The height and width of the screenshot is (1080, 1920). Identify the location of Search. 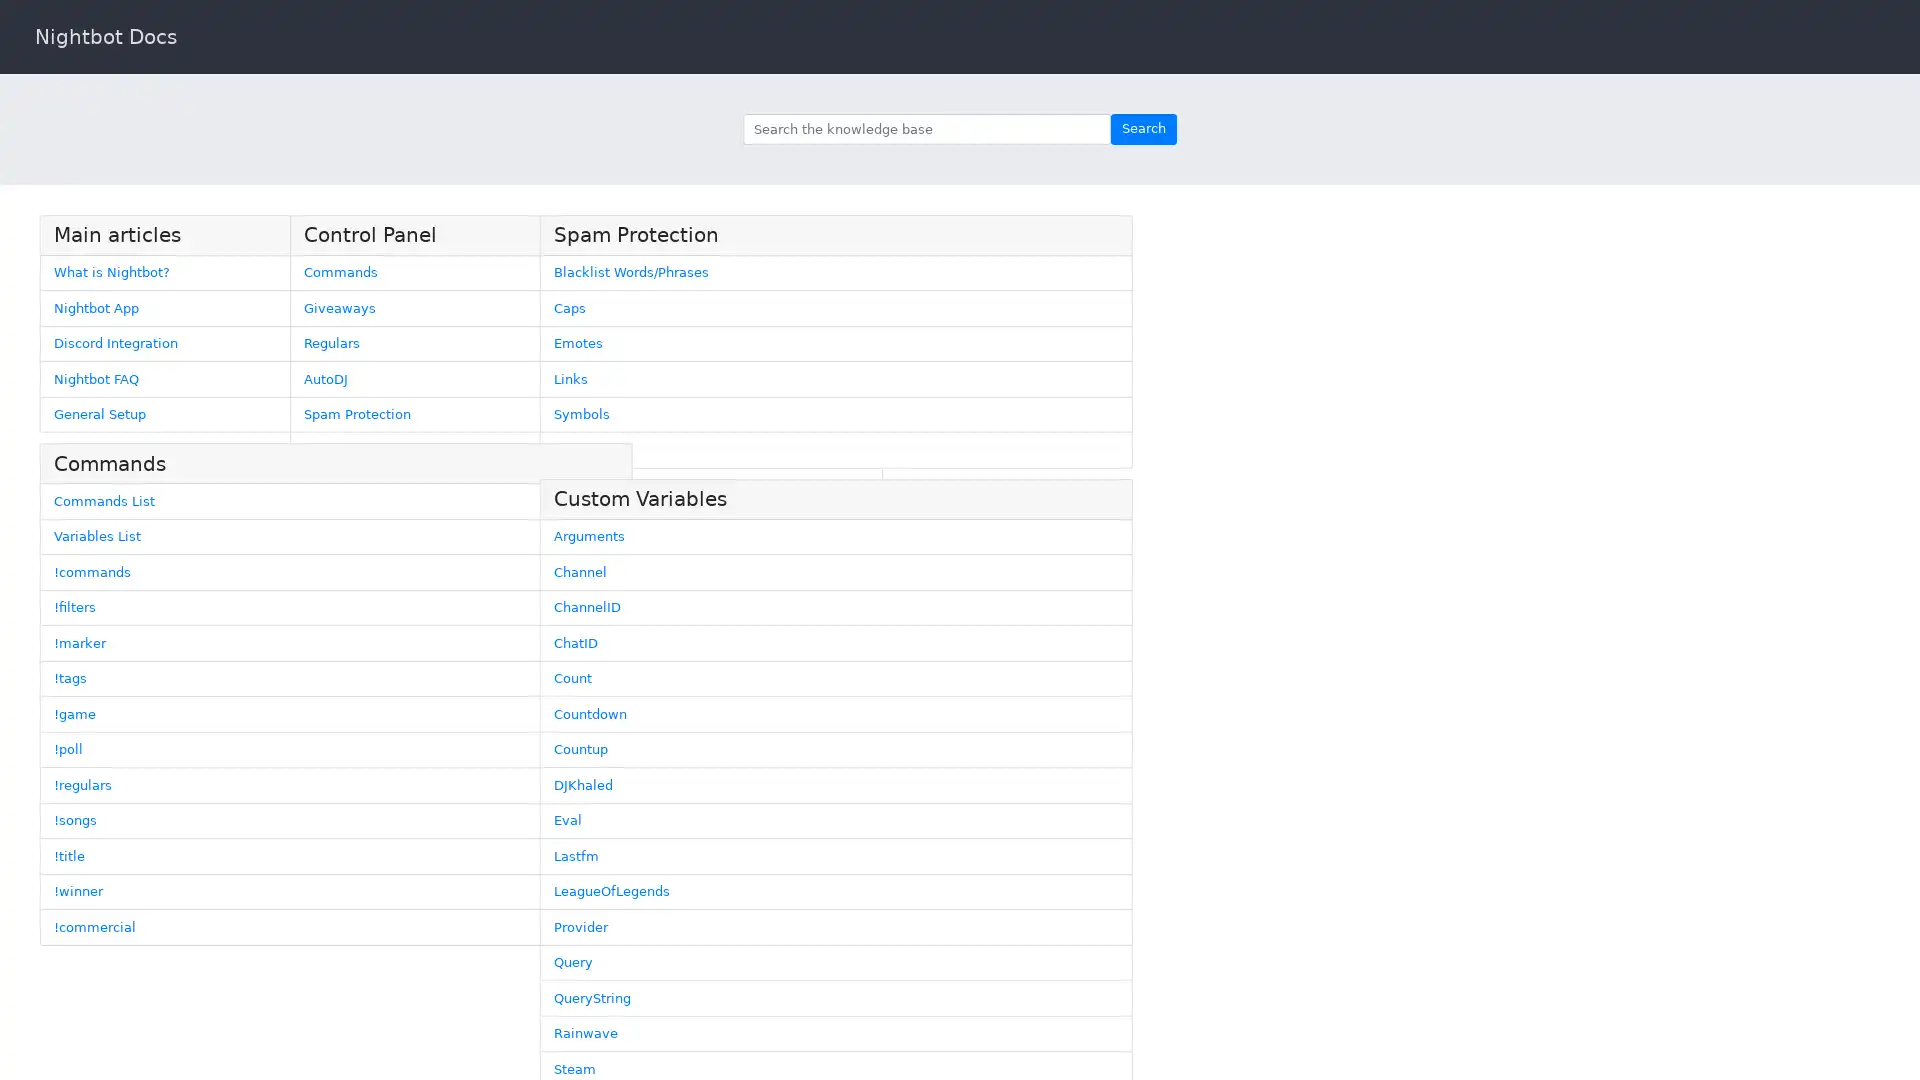
(1143, 128).